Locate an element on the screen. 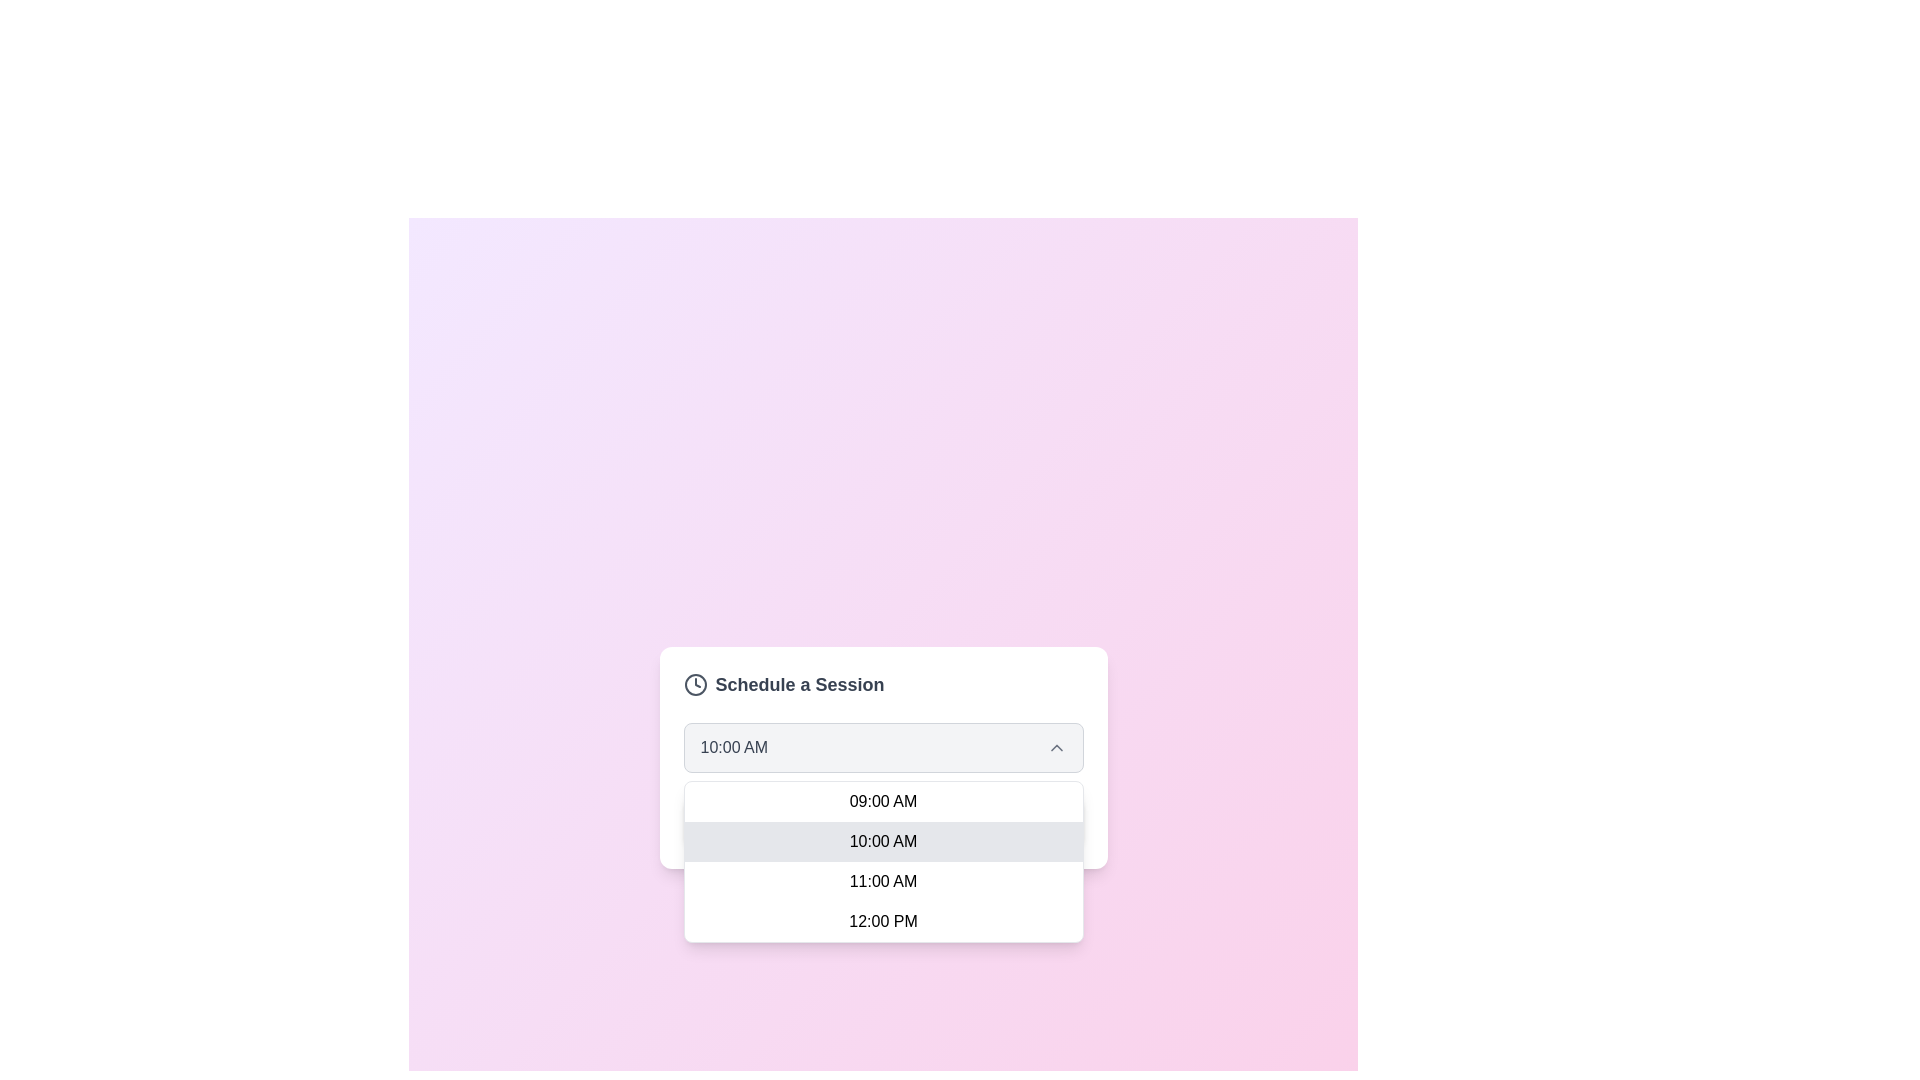  the text label that describes the scheduling functionality, located to the right of the clock icon in the upper part of the modal is located at coordinates (800, 684).